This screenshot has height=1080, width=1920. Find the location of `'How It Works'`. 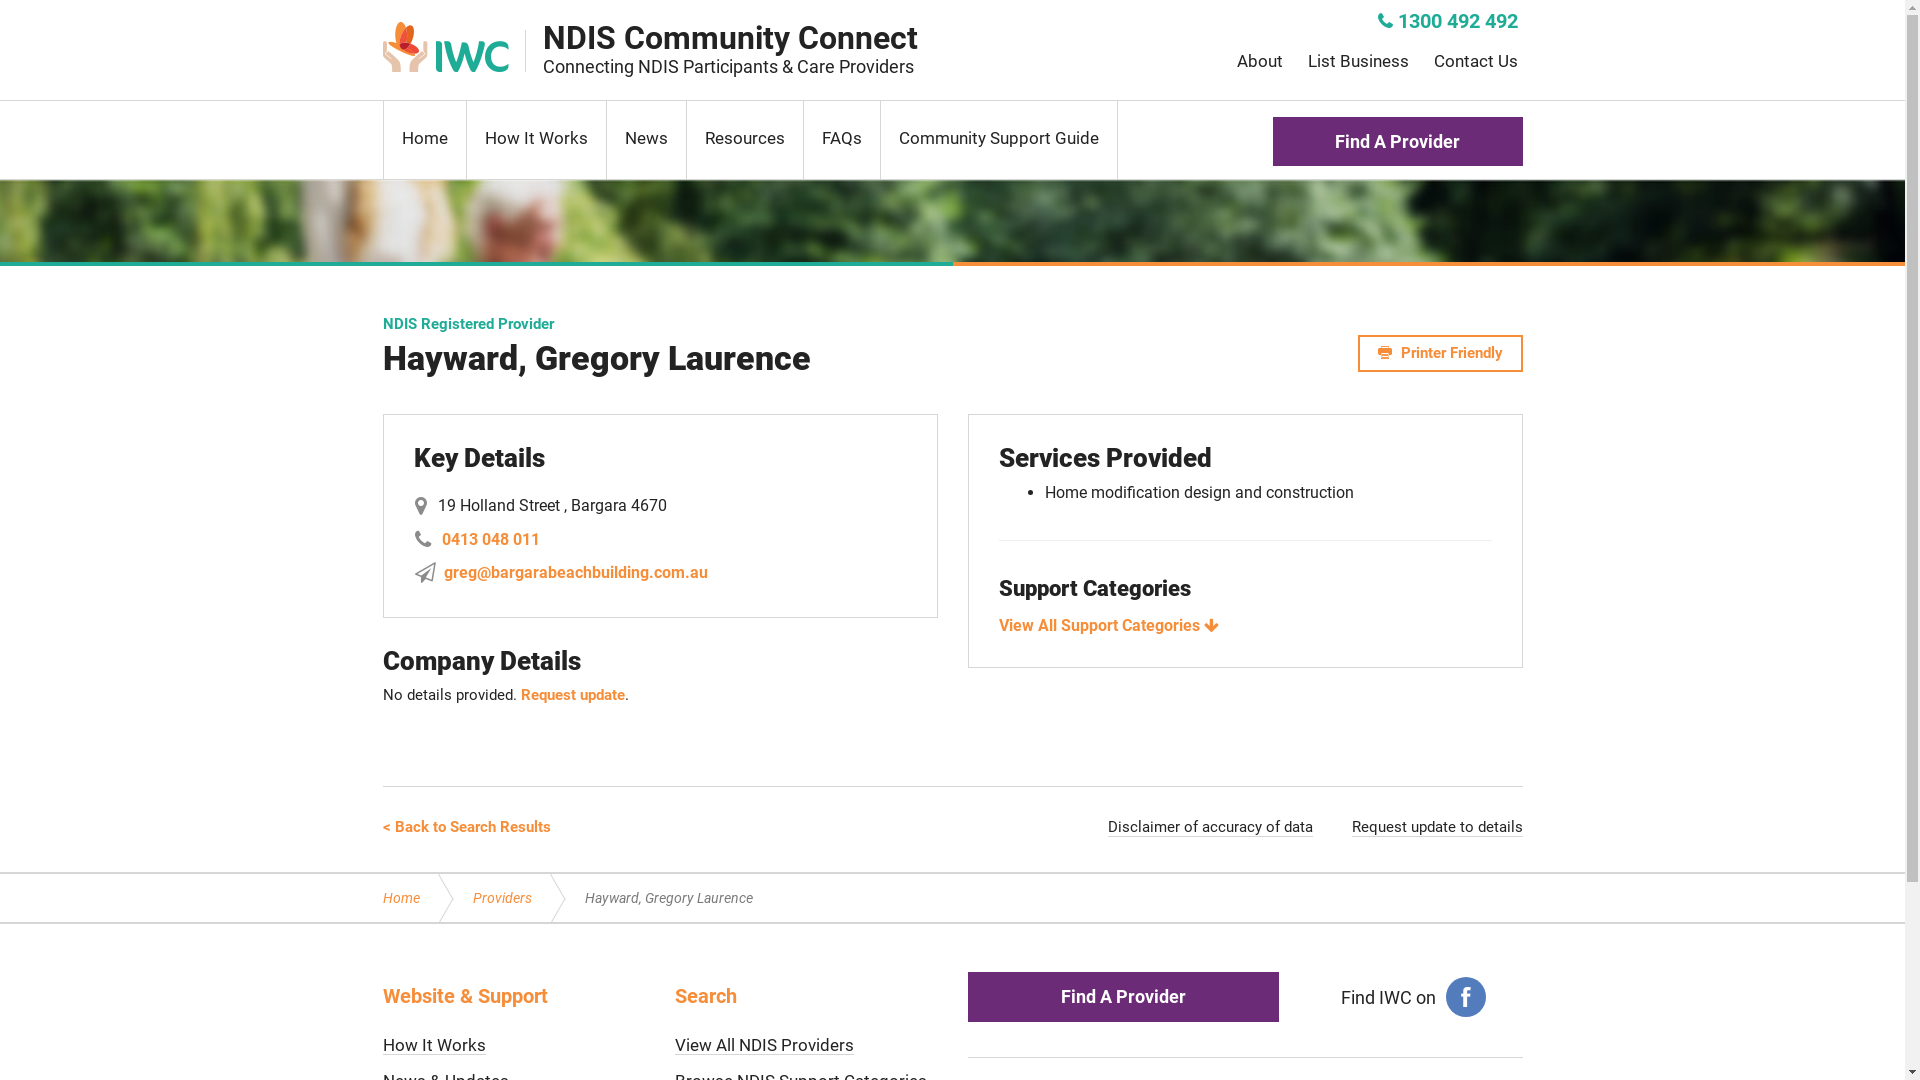

'How It Works' is located at coordinates (535, 138).